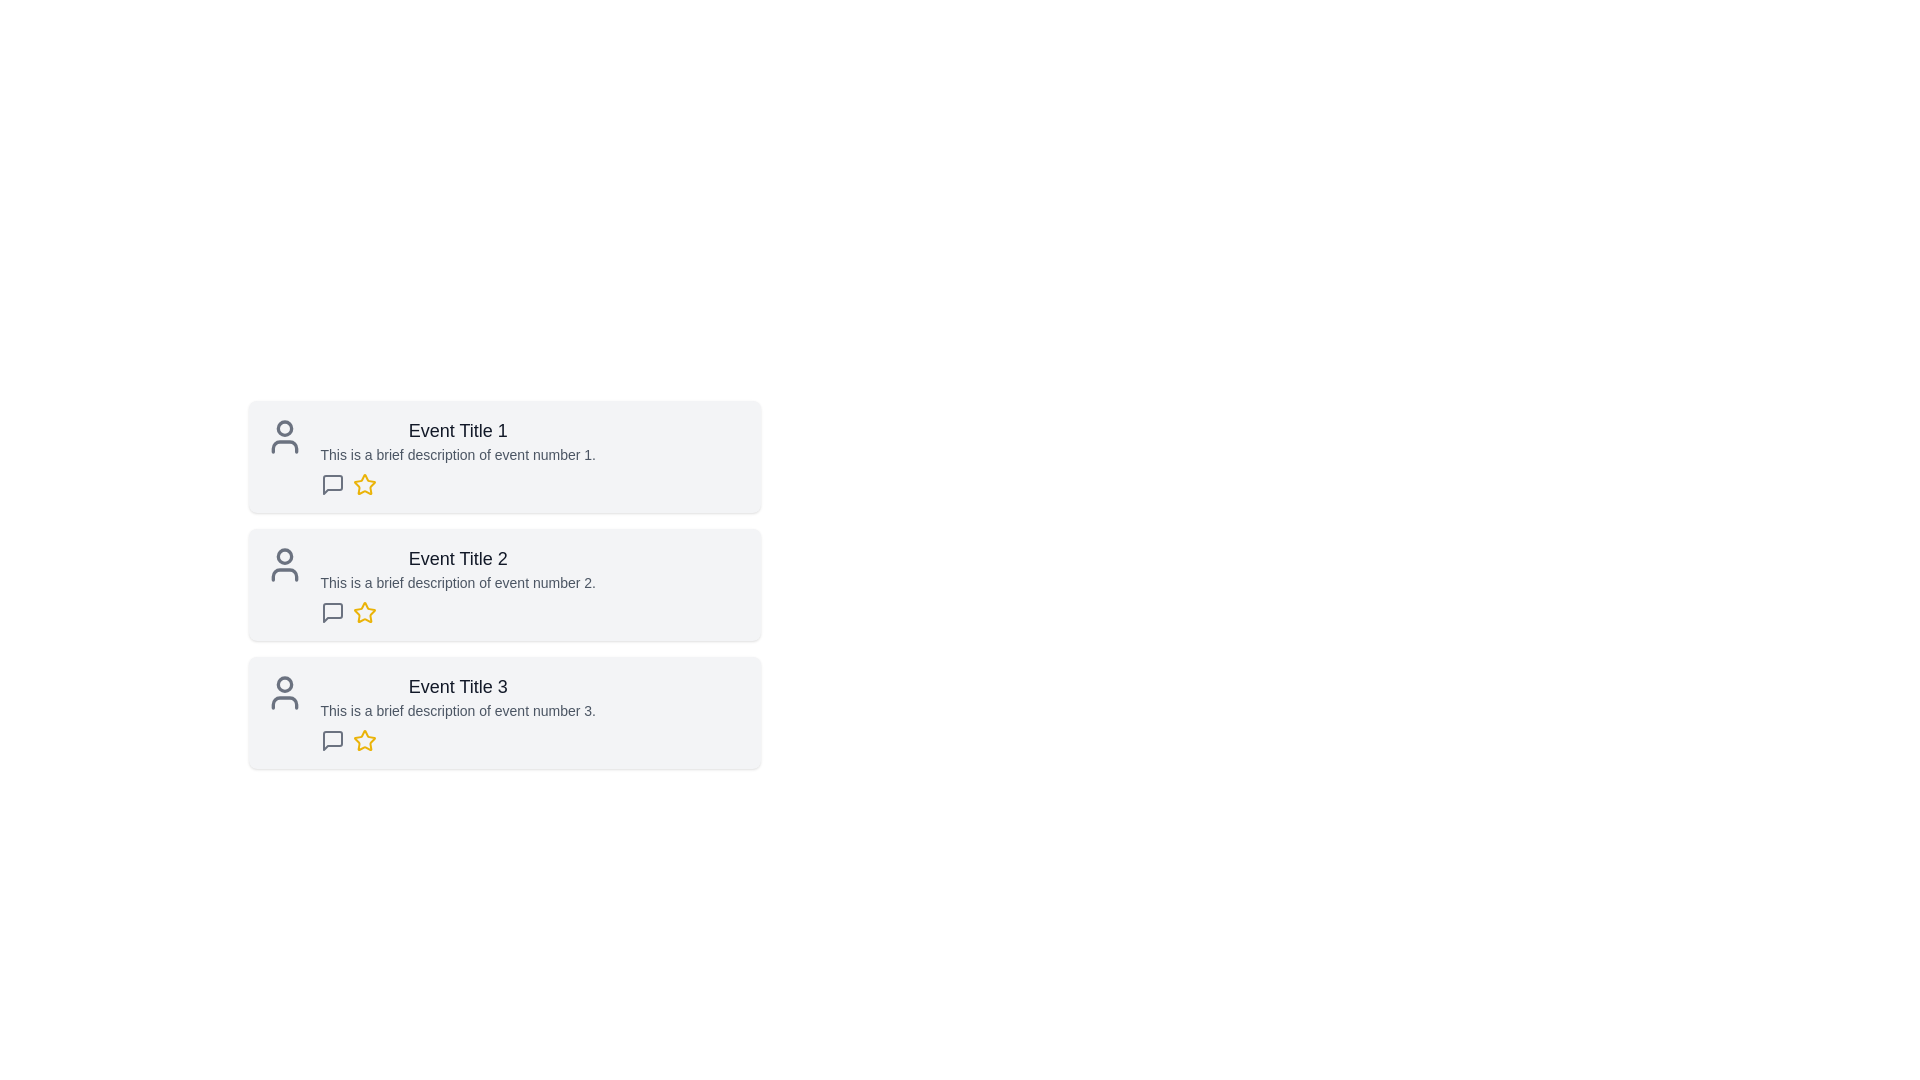  What do you see at coordinates (457, 712) in the screenshot?
I see `text displayed in the textual content block of the third event card, which contains the title and a short description of the event` at bounding box center [457, 712].